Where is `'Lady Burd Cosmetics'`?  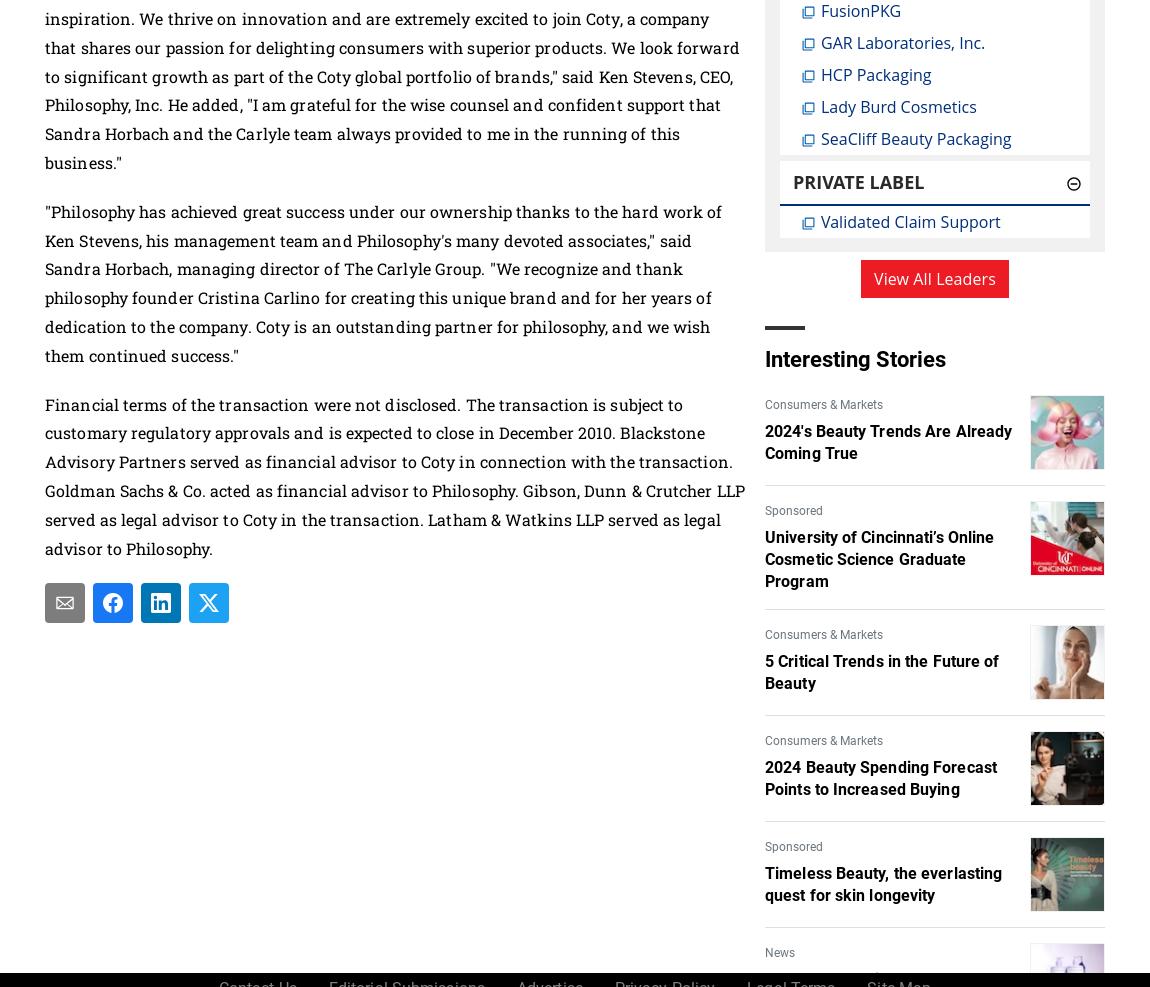 'Lady Burd Cosmetics' is located at coordinates (898, 106).